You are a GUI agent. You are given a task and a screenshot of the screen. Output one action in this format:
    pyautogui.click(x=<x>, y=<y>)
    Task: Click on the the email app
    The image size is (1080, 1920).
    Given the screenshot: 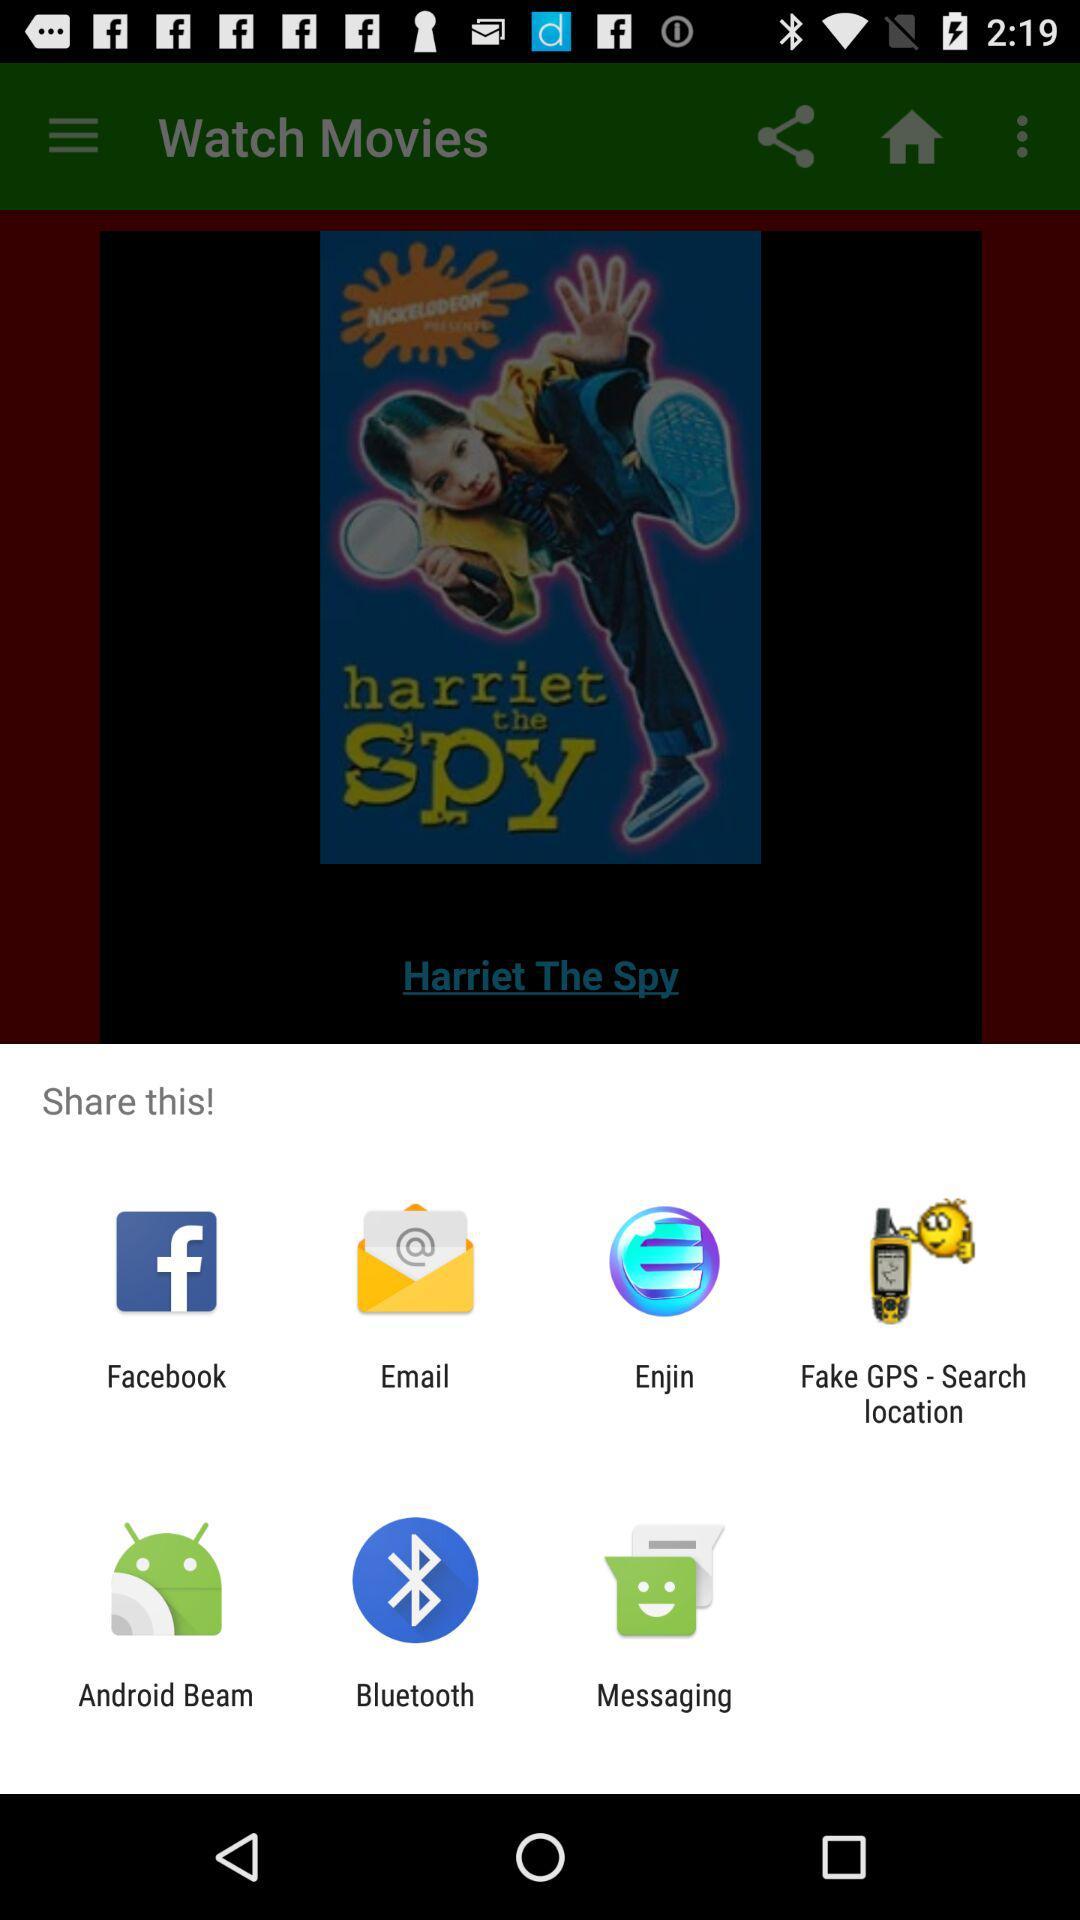 What is the action you would take?
    pyautogui.click(x=414, y=1392)
    